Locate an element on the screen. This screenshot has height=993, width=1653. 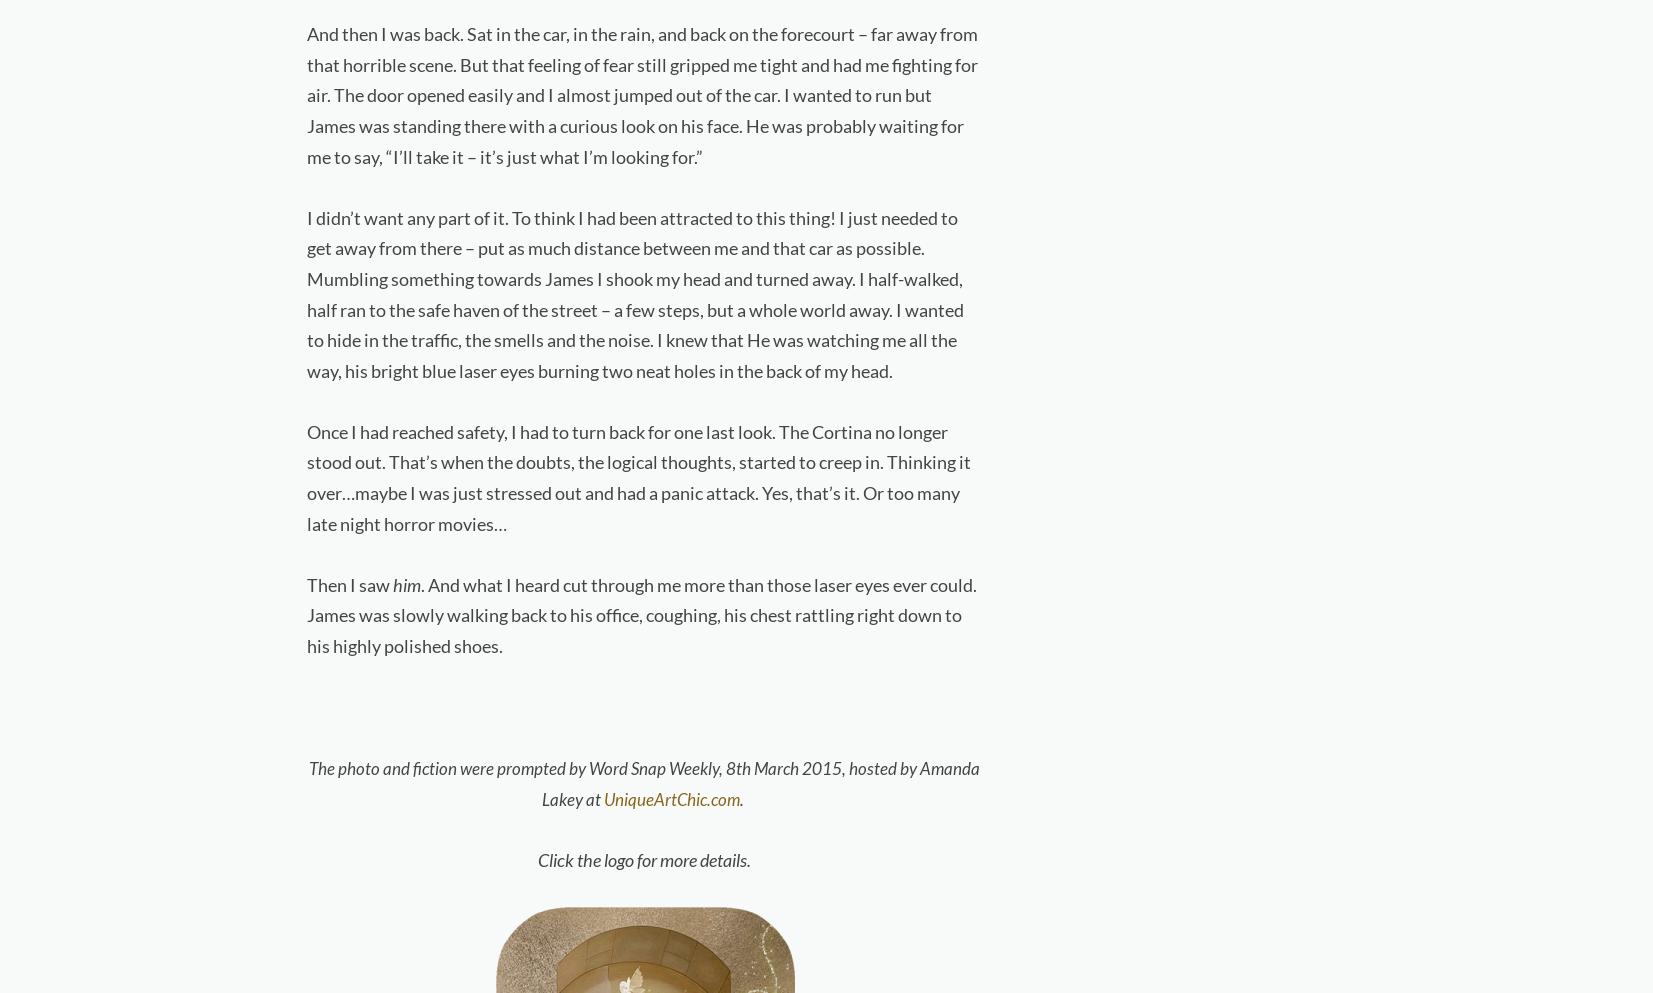
'Then I saw' is located at coordinates (347, 583).